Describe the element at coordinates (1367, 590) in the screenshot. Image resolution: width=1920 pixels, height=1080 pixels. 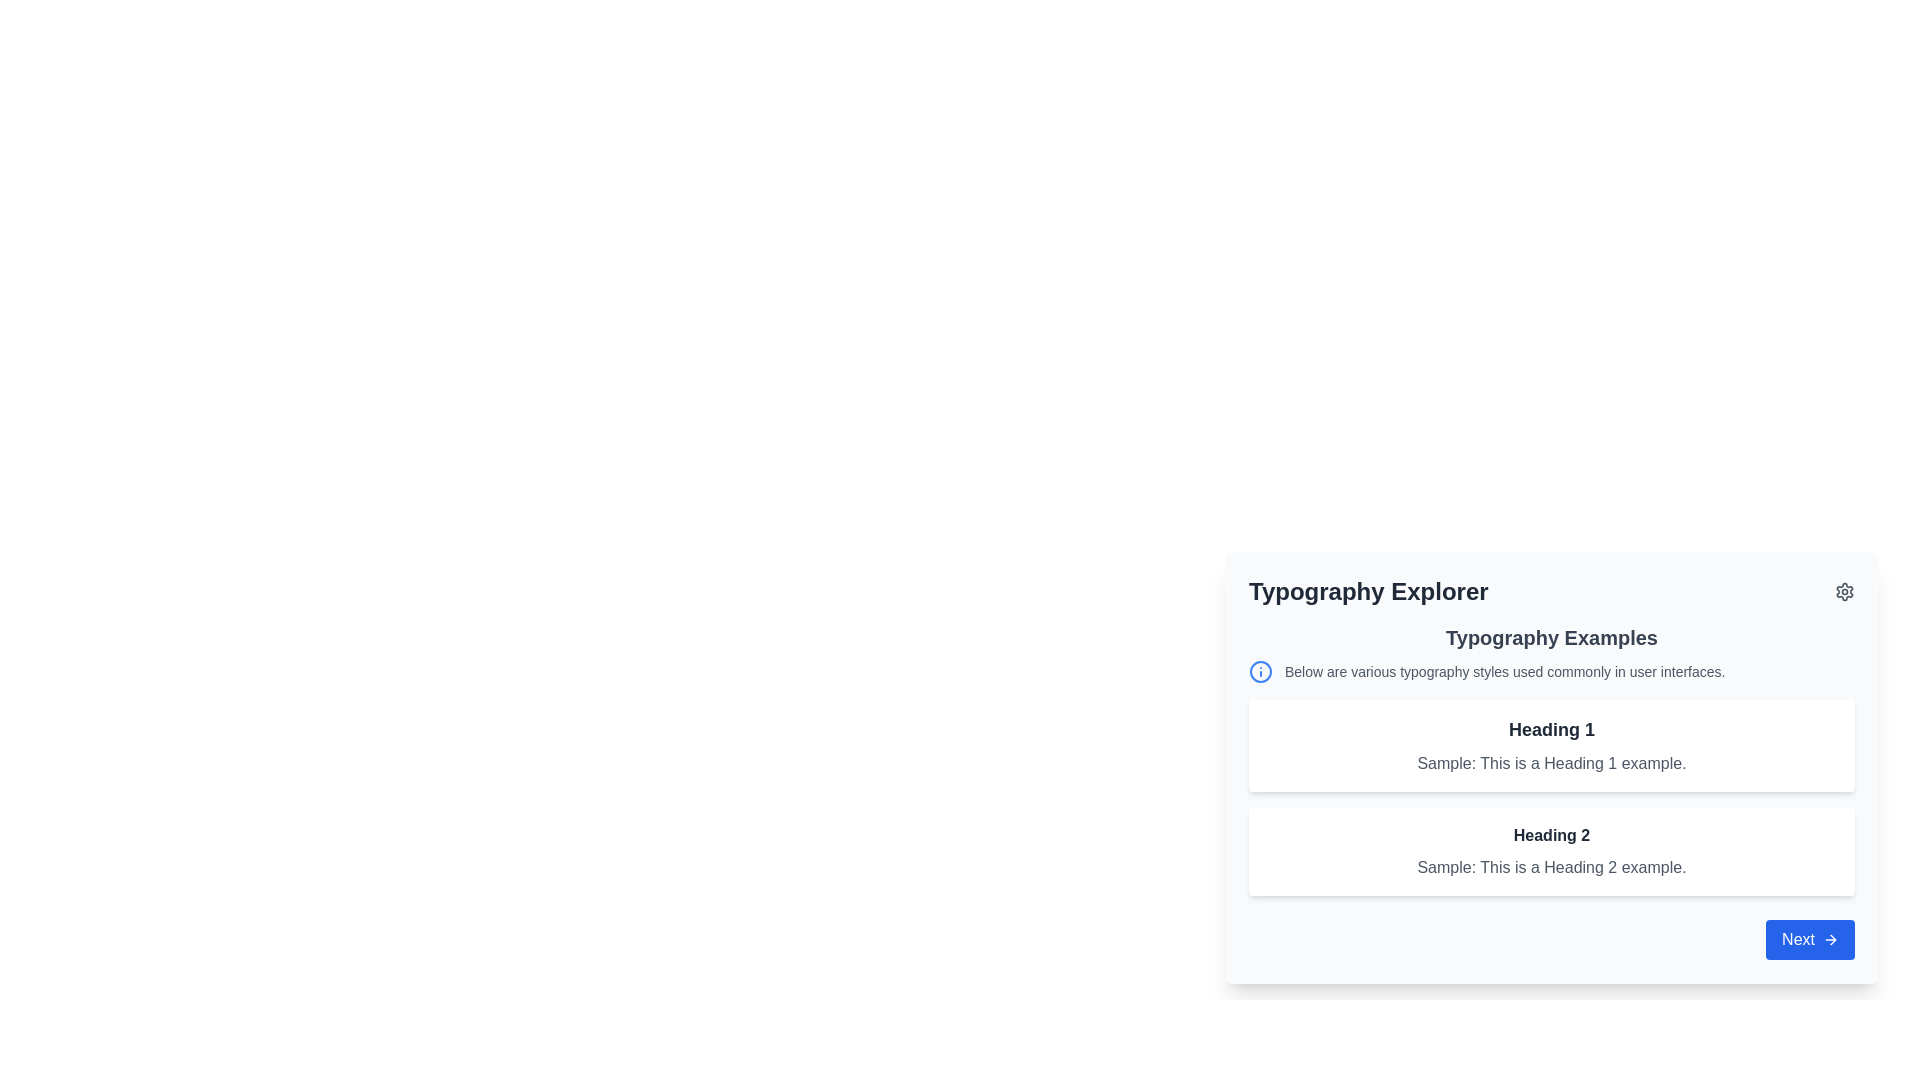
I see `the 'Typography Explorer' heading text, which is a bold large font element in dark gray color located at the top of a card-like section in the bottom-right quadrant of the interface` at that location.